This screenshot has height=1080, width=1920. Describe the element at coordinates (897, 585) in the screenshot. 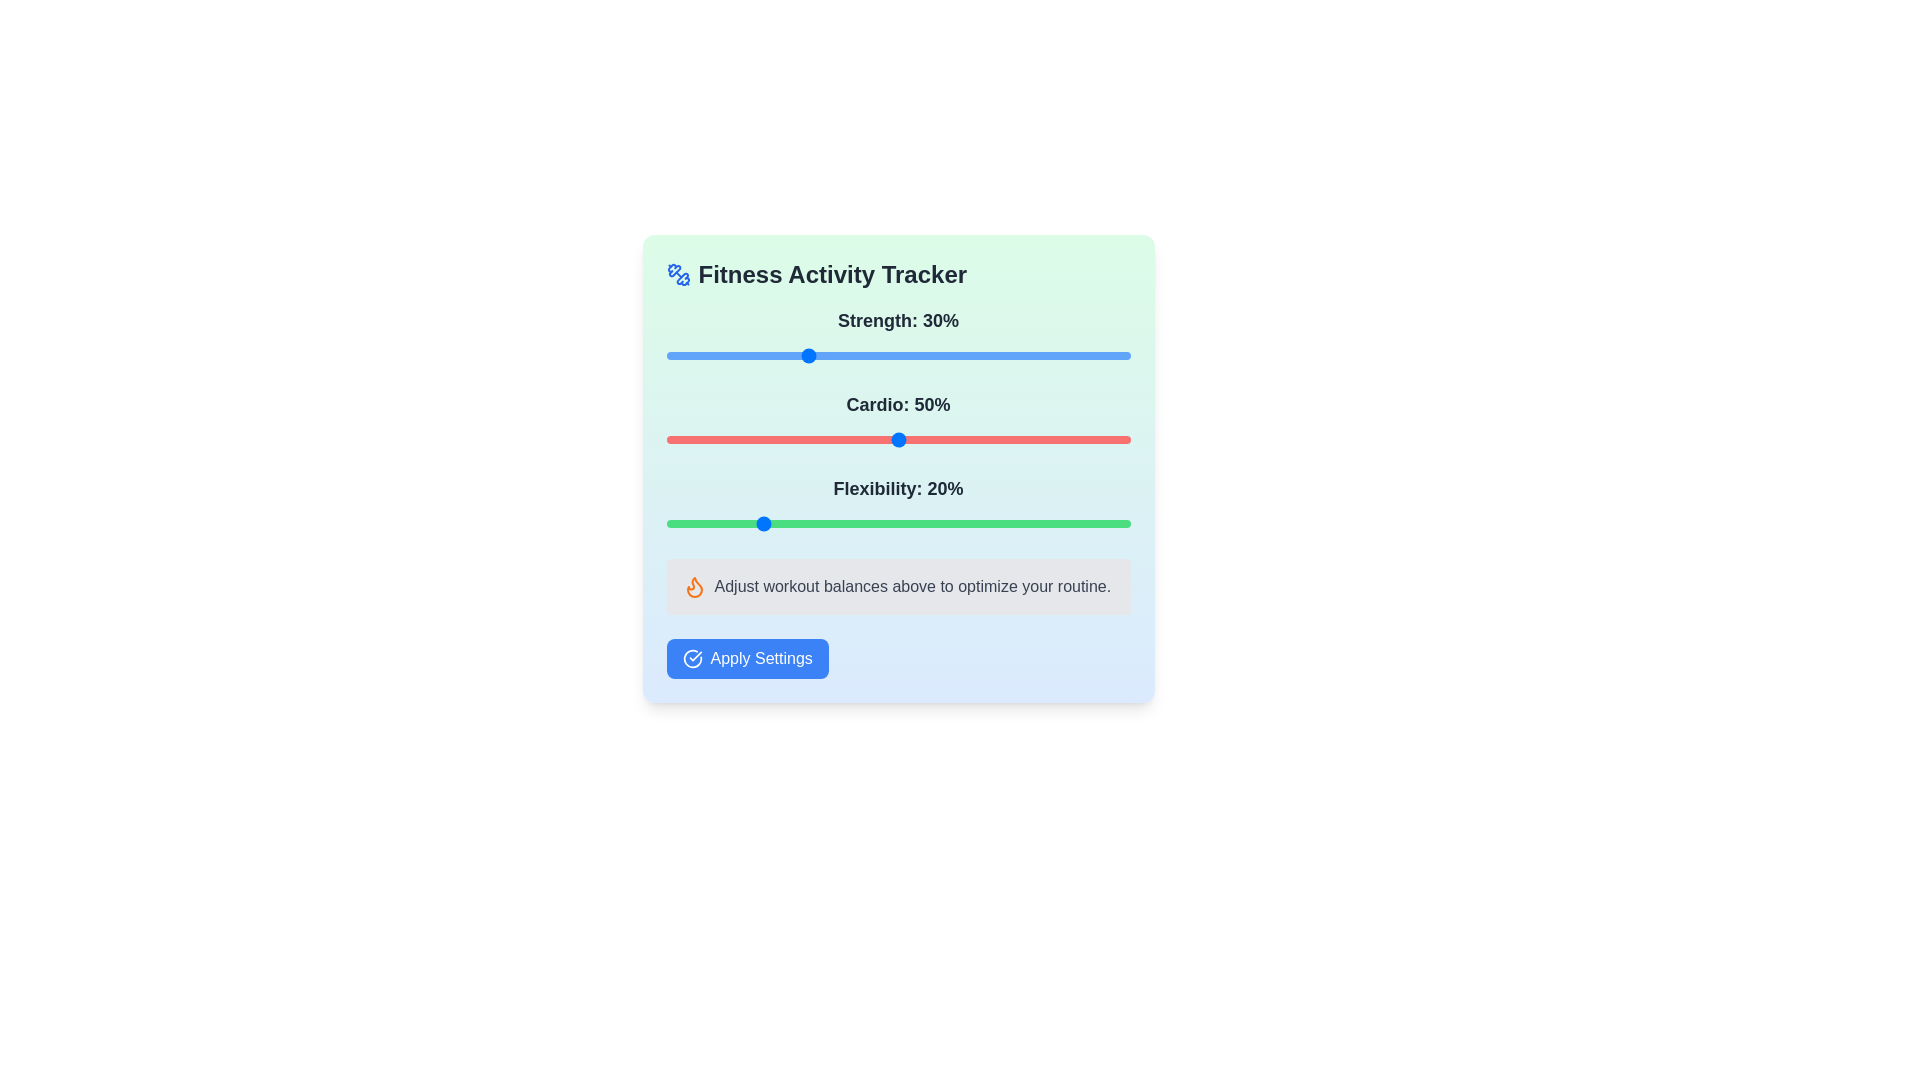

I see `the Instructional Text Component that displays 'Adjust workout balances above to optimize your routine.' with a flame icon on the left, styled in orange, located above the 'Apply Settings' button` at that location.